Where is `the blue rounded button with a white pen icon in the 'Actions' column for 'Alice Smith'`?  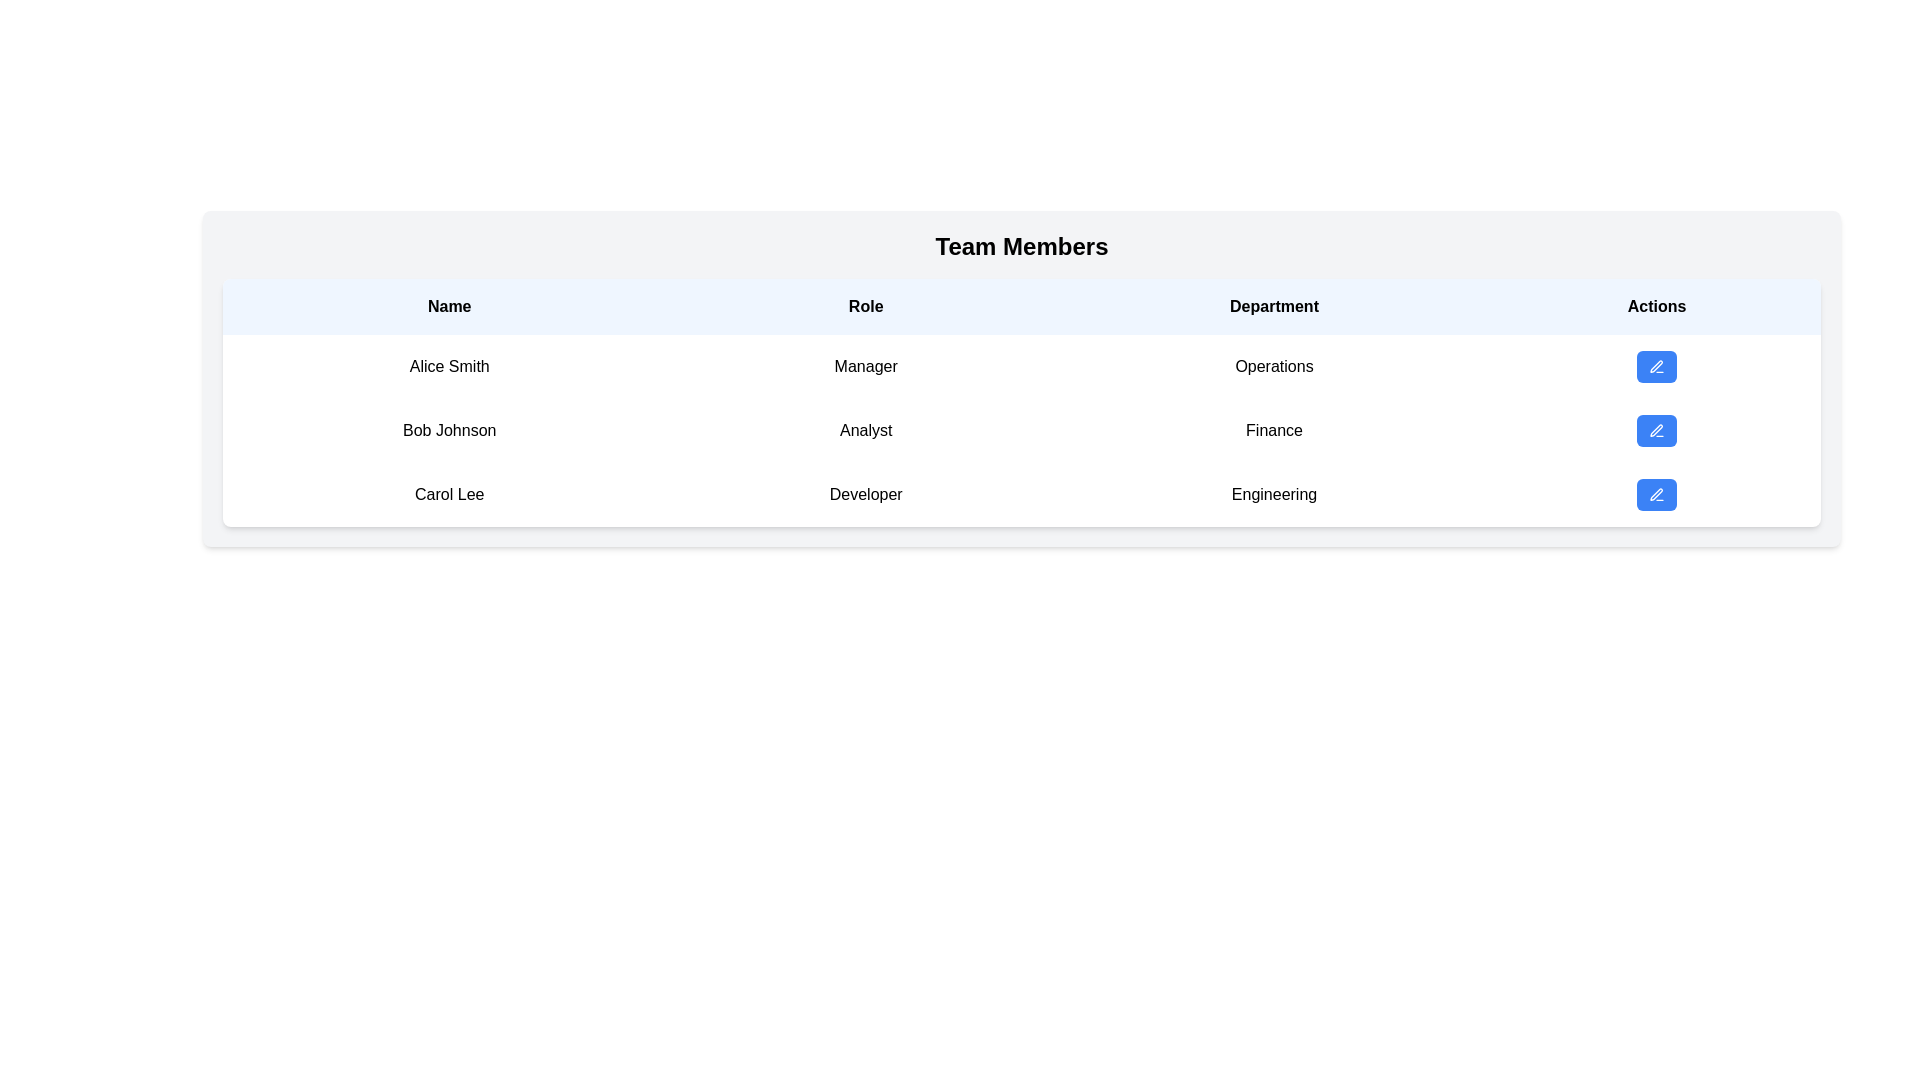 the blue rounded button with a white pen icon in the 'Actions' column for 'Alice Smith' is located at coordinates (1656, 366).